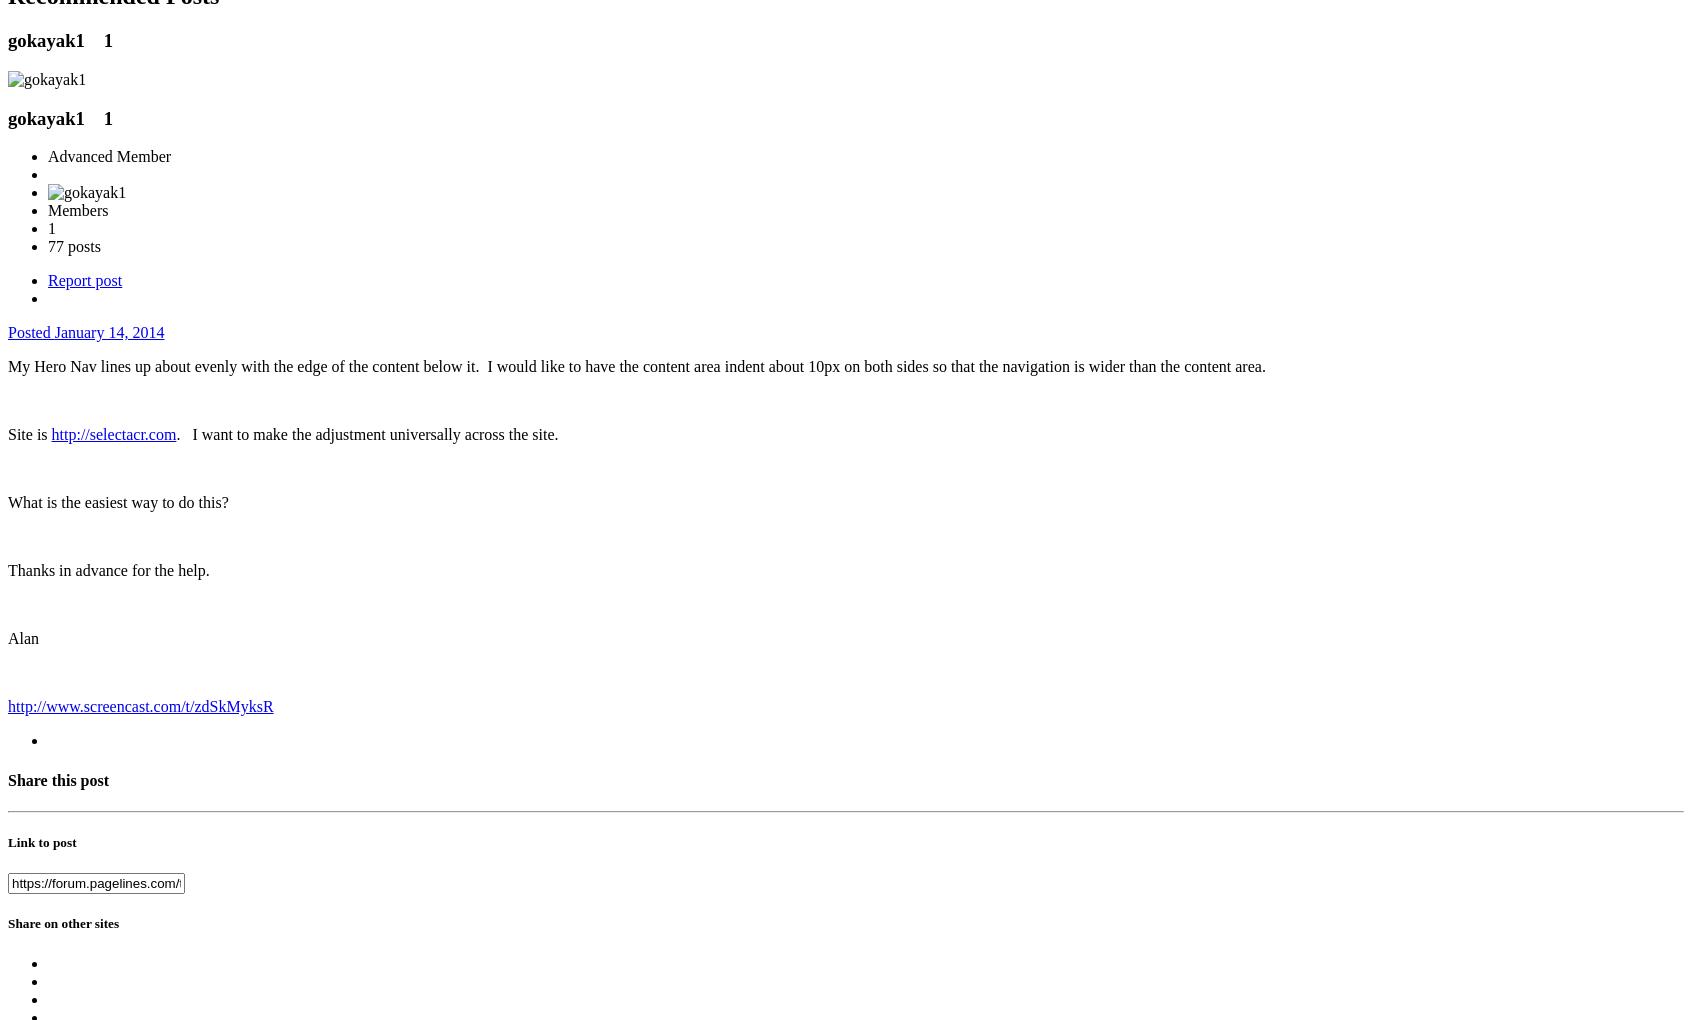 This screenshot has height=1020, width=1692. What do you see at coordinates (84, 279) in the screenshot?
I see `'Report post'` at bounding box center [84, 279].